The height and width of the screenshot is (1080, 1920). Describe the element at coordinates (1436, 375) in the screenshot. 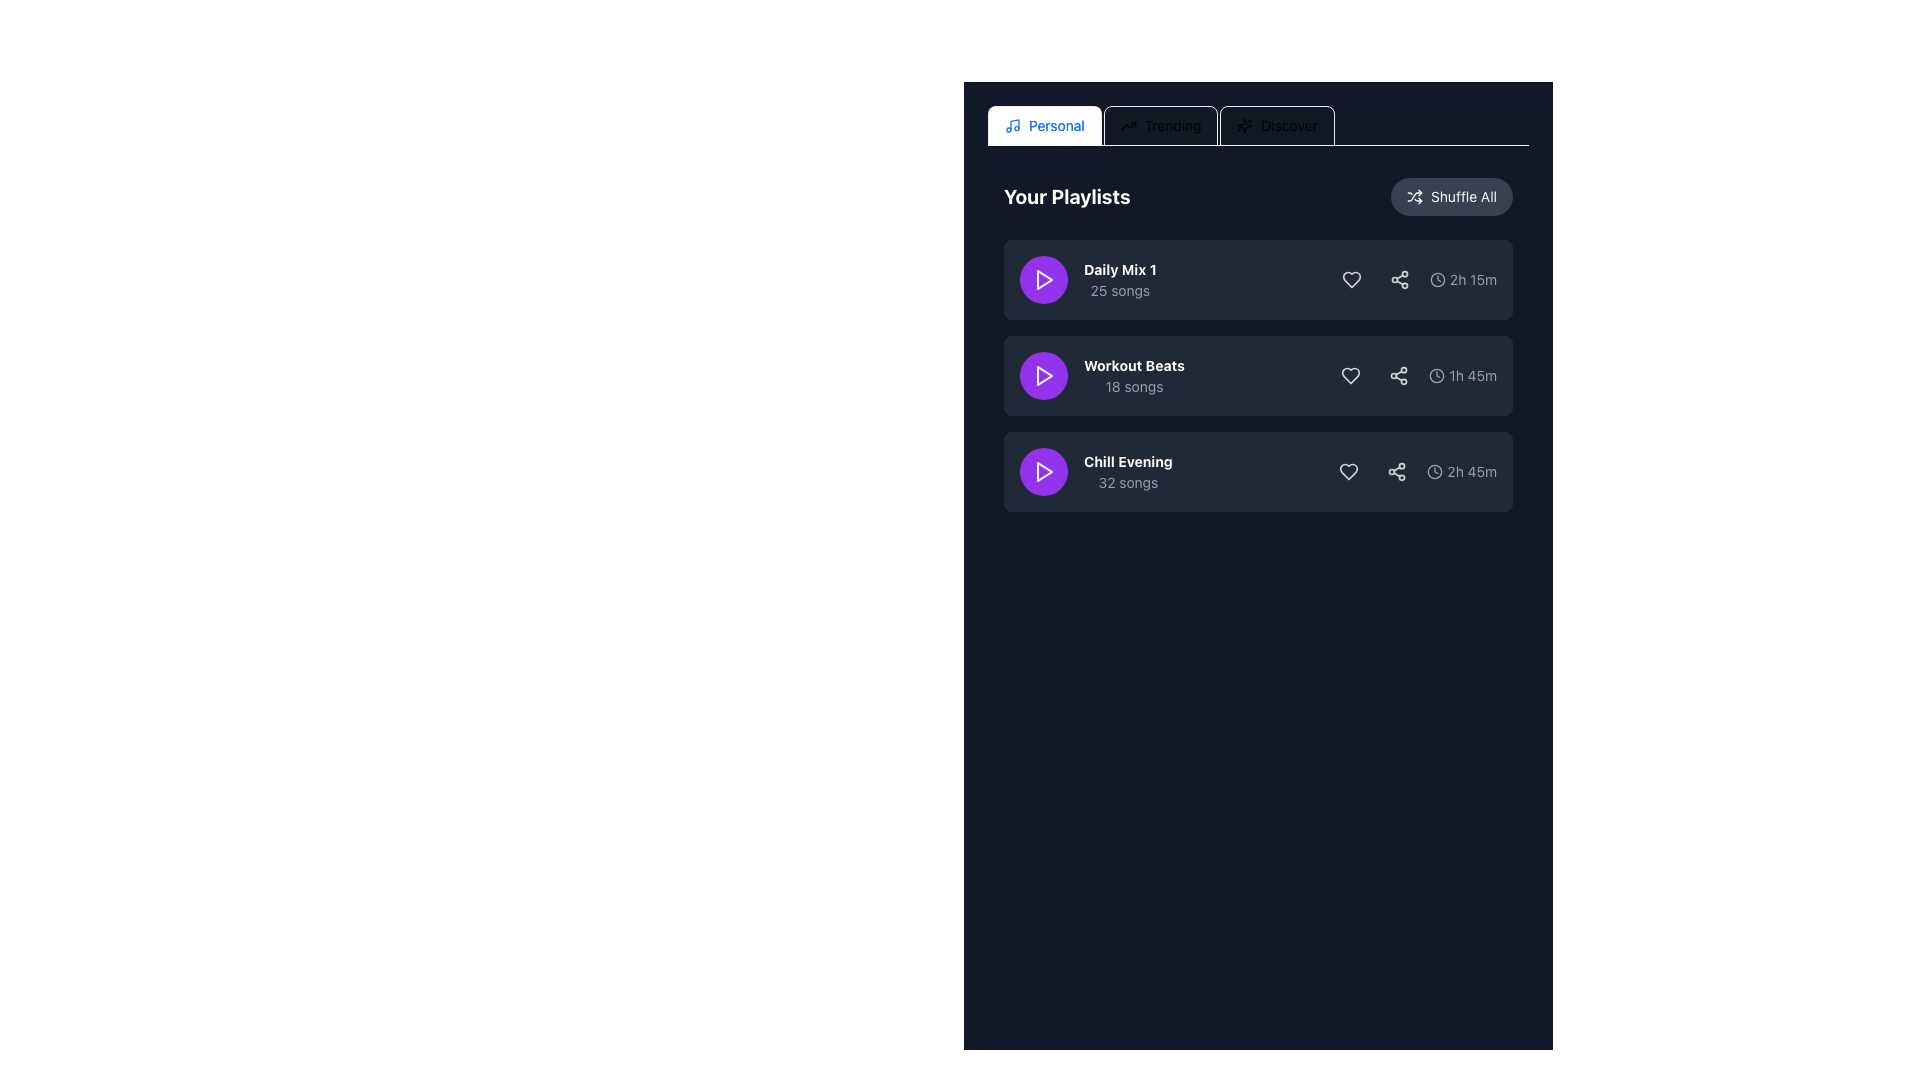

I see `the icon that visually represents the duration of the playlist, located to the right of the text '1h 45m' in the 'Workout Beats' list item` at that location.